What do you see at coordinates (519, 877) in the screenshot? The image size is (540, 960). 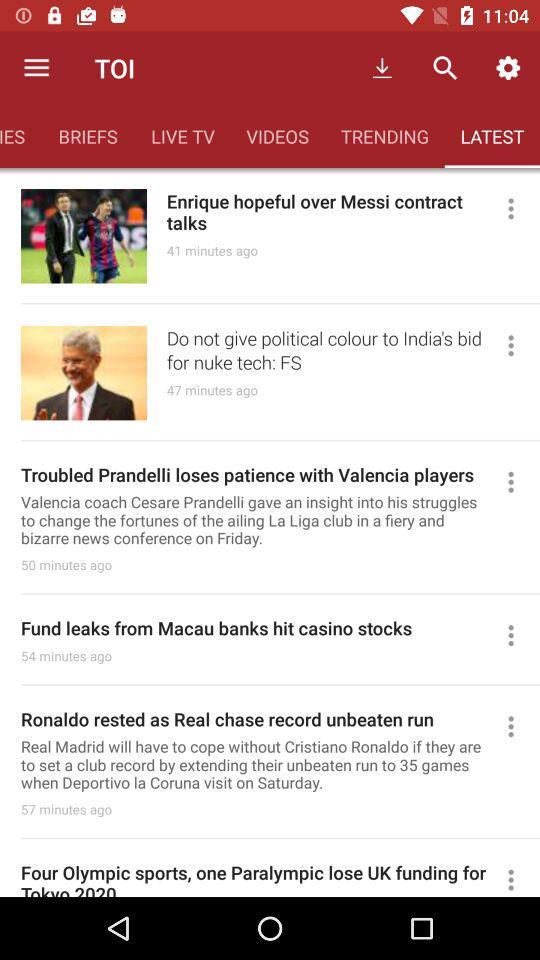 I see `more options` at bounding box center [519, 877].